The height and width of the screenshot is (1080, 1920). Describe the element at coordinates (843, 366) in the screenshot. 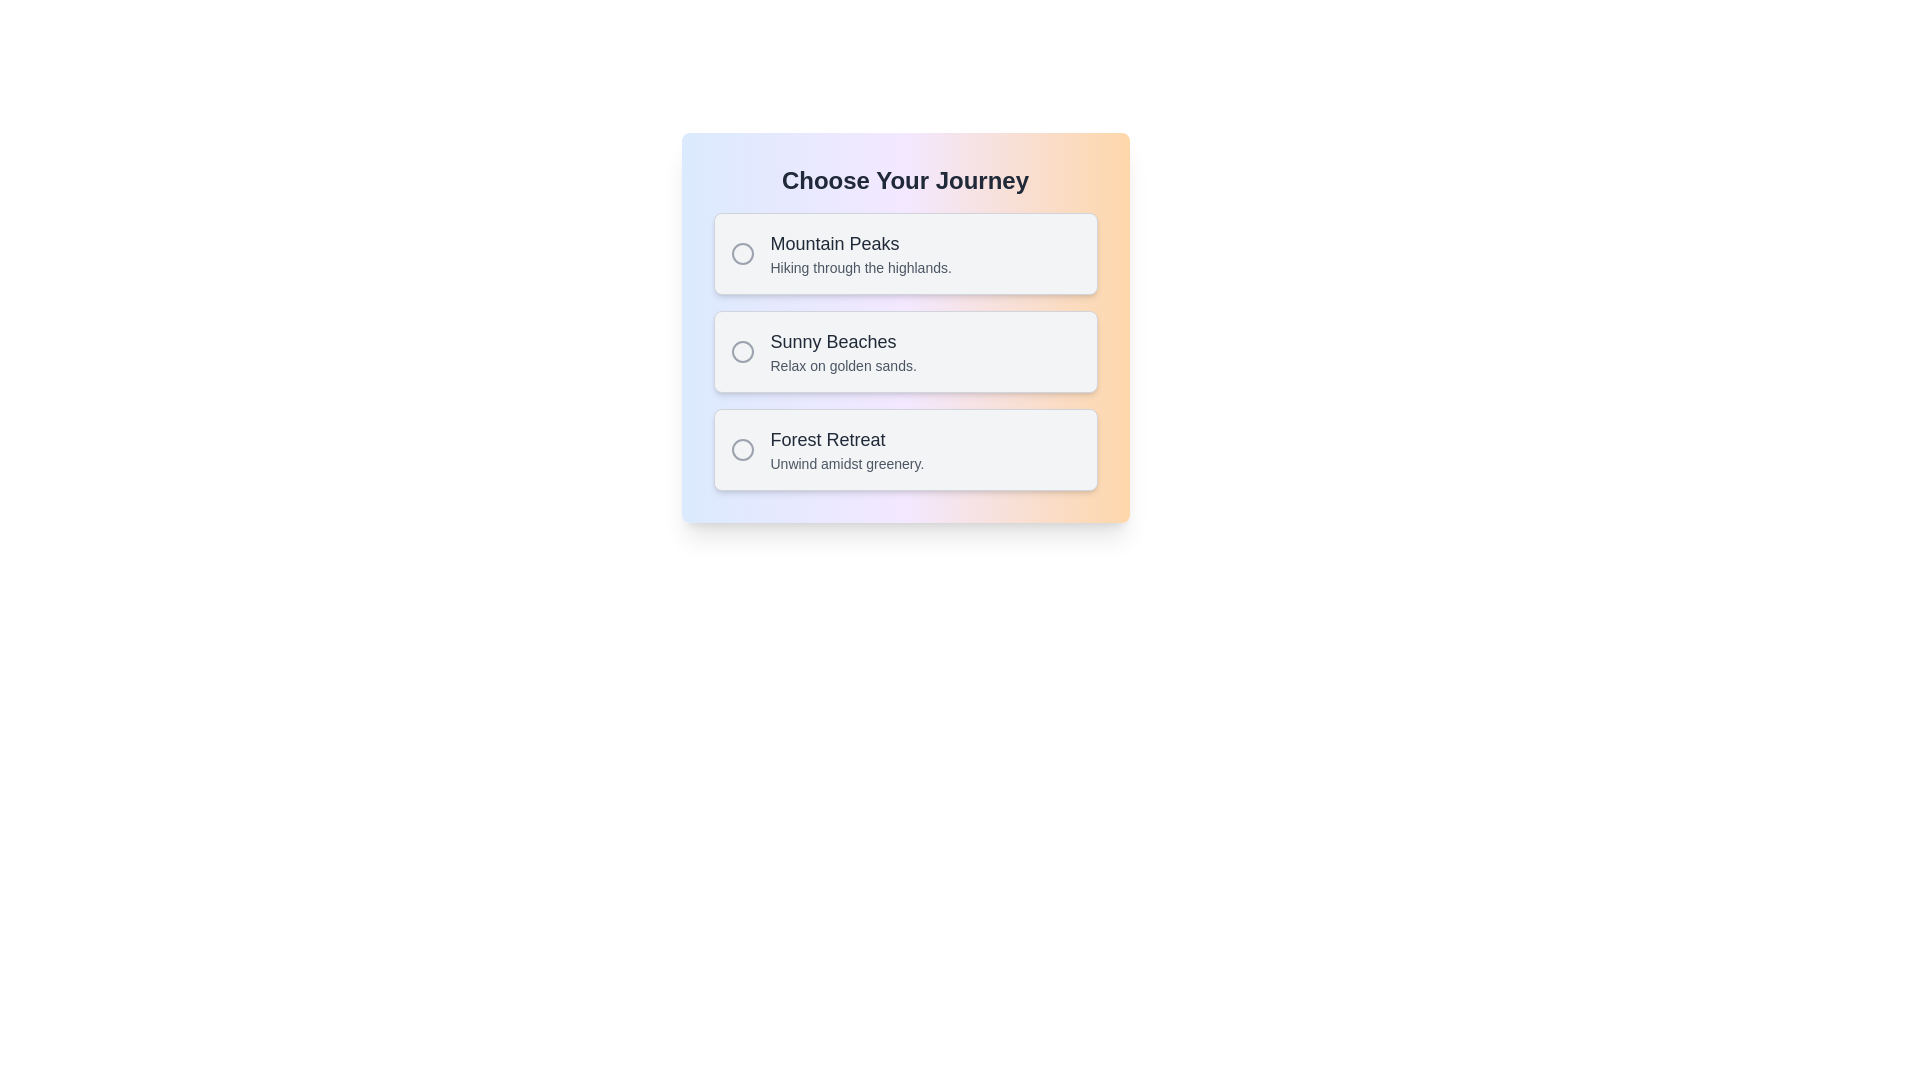

I see `the text label that provides a description for the option labeled 'Sunny Beaches', located directly below the 'Sunny Beaches' text and vertically centered in the second selectable option row` at that location.